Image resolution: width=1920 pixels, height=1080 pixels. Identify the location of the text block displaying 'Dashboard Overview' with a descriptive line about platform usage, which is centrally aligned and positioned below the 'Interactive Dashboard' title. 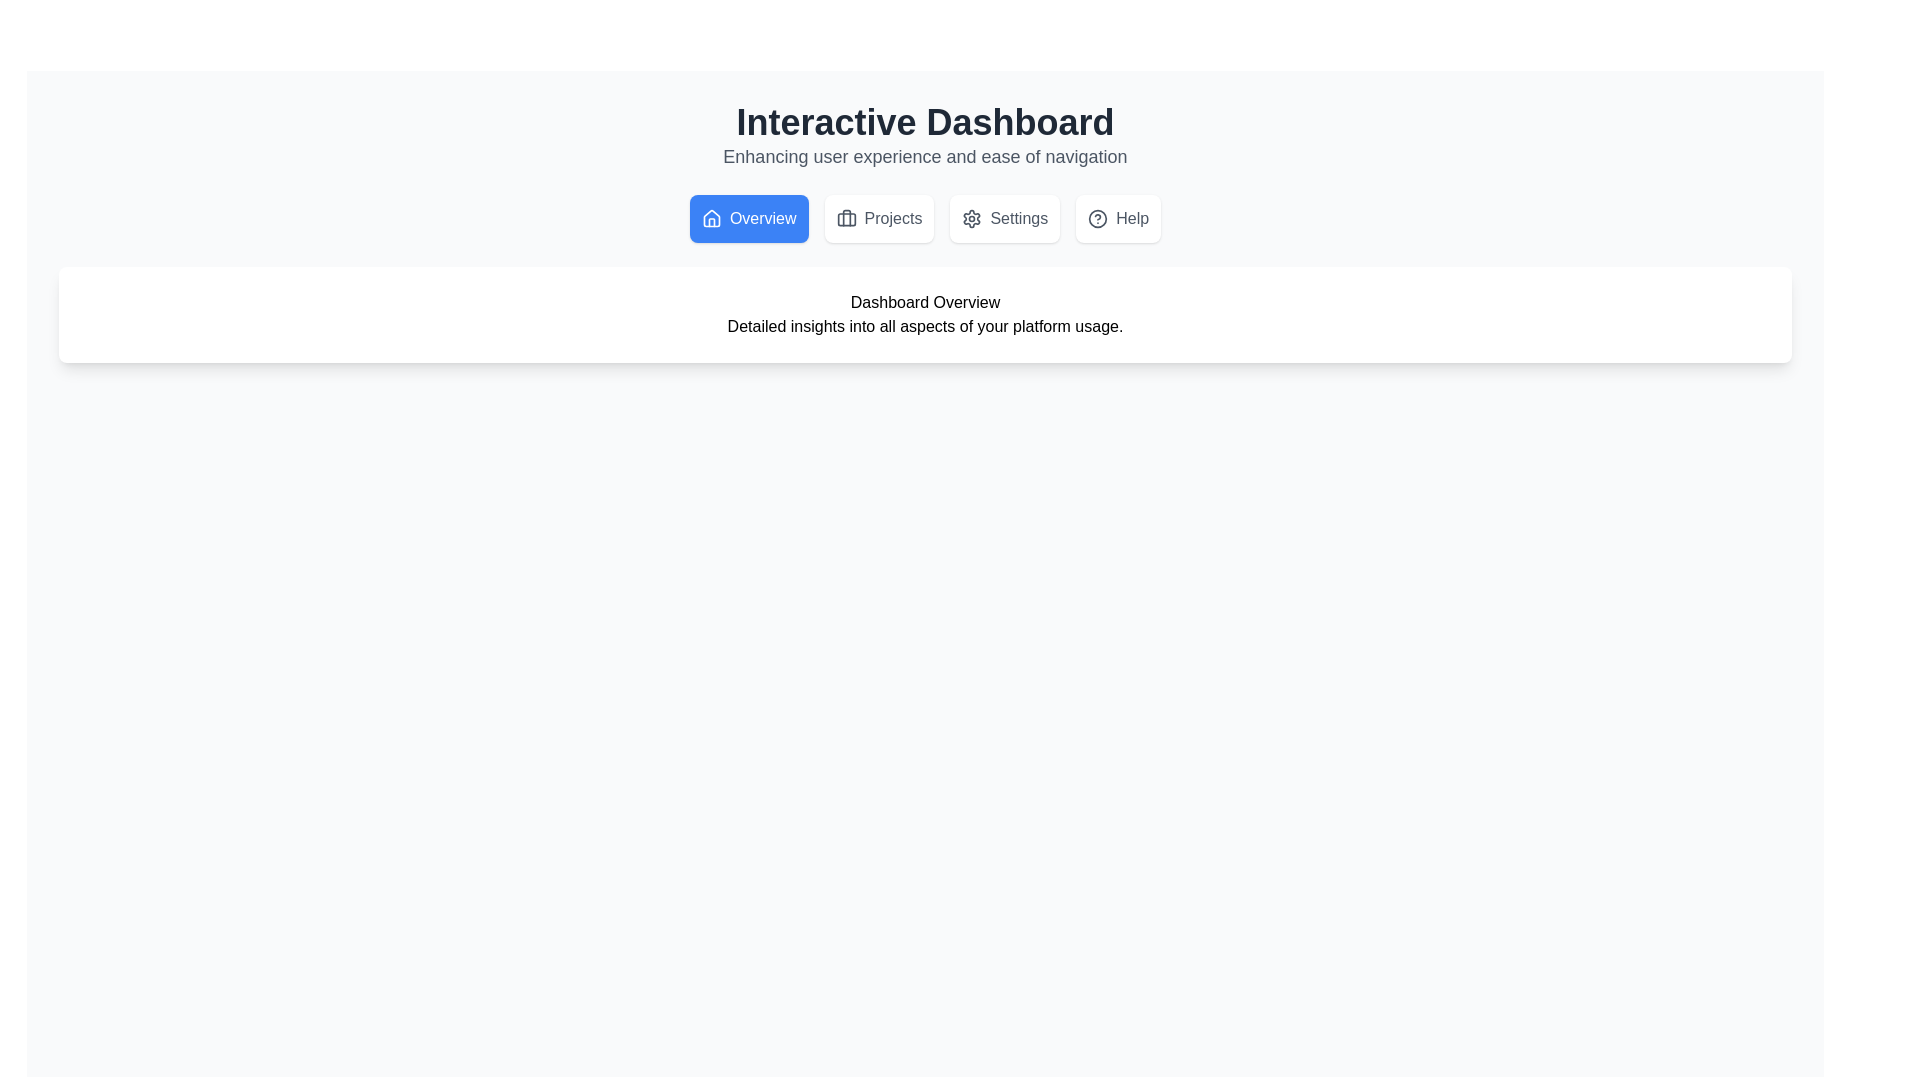
(924, 315).